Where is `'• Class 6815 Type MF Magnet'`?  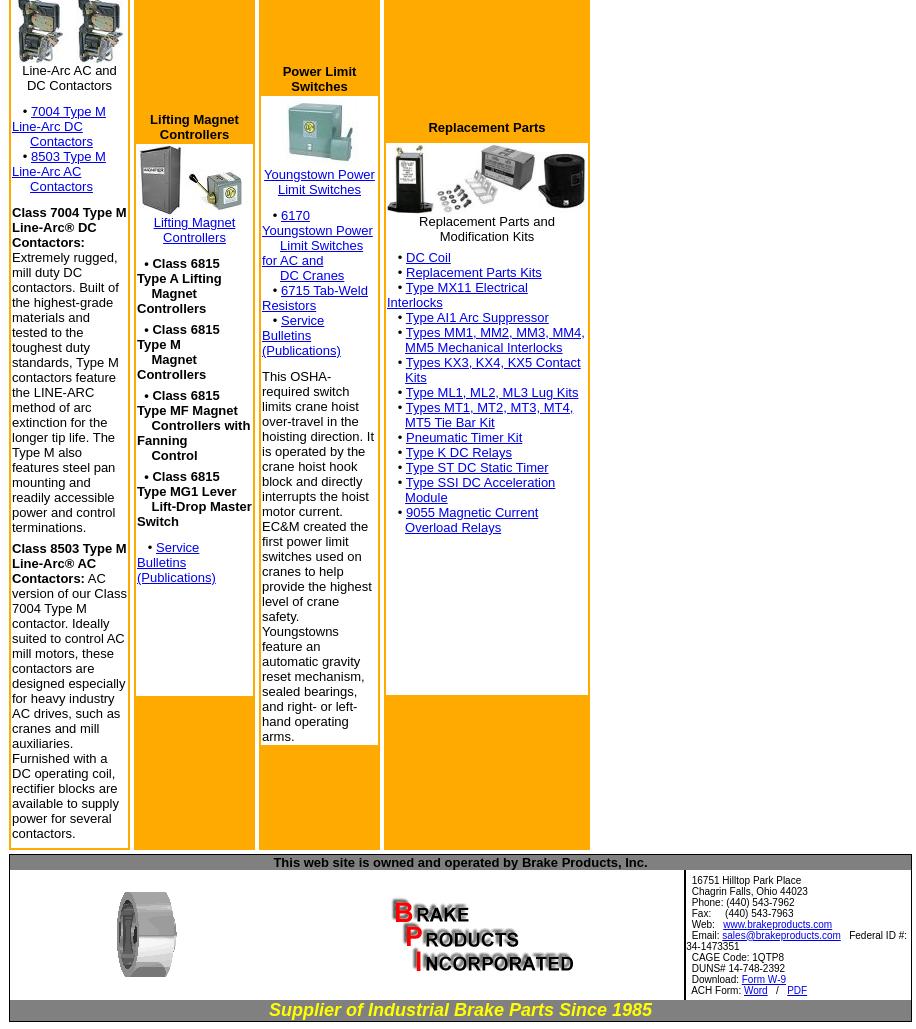 '• Class 6815 Type MF Magnet' is located at coordinates (185, 401).